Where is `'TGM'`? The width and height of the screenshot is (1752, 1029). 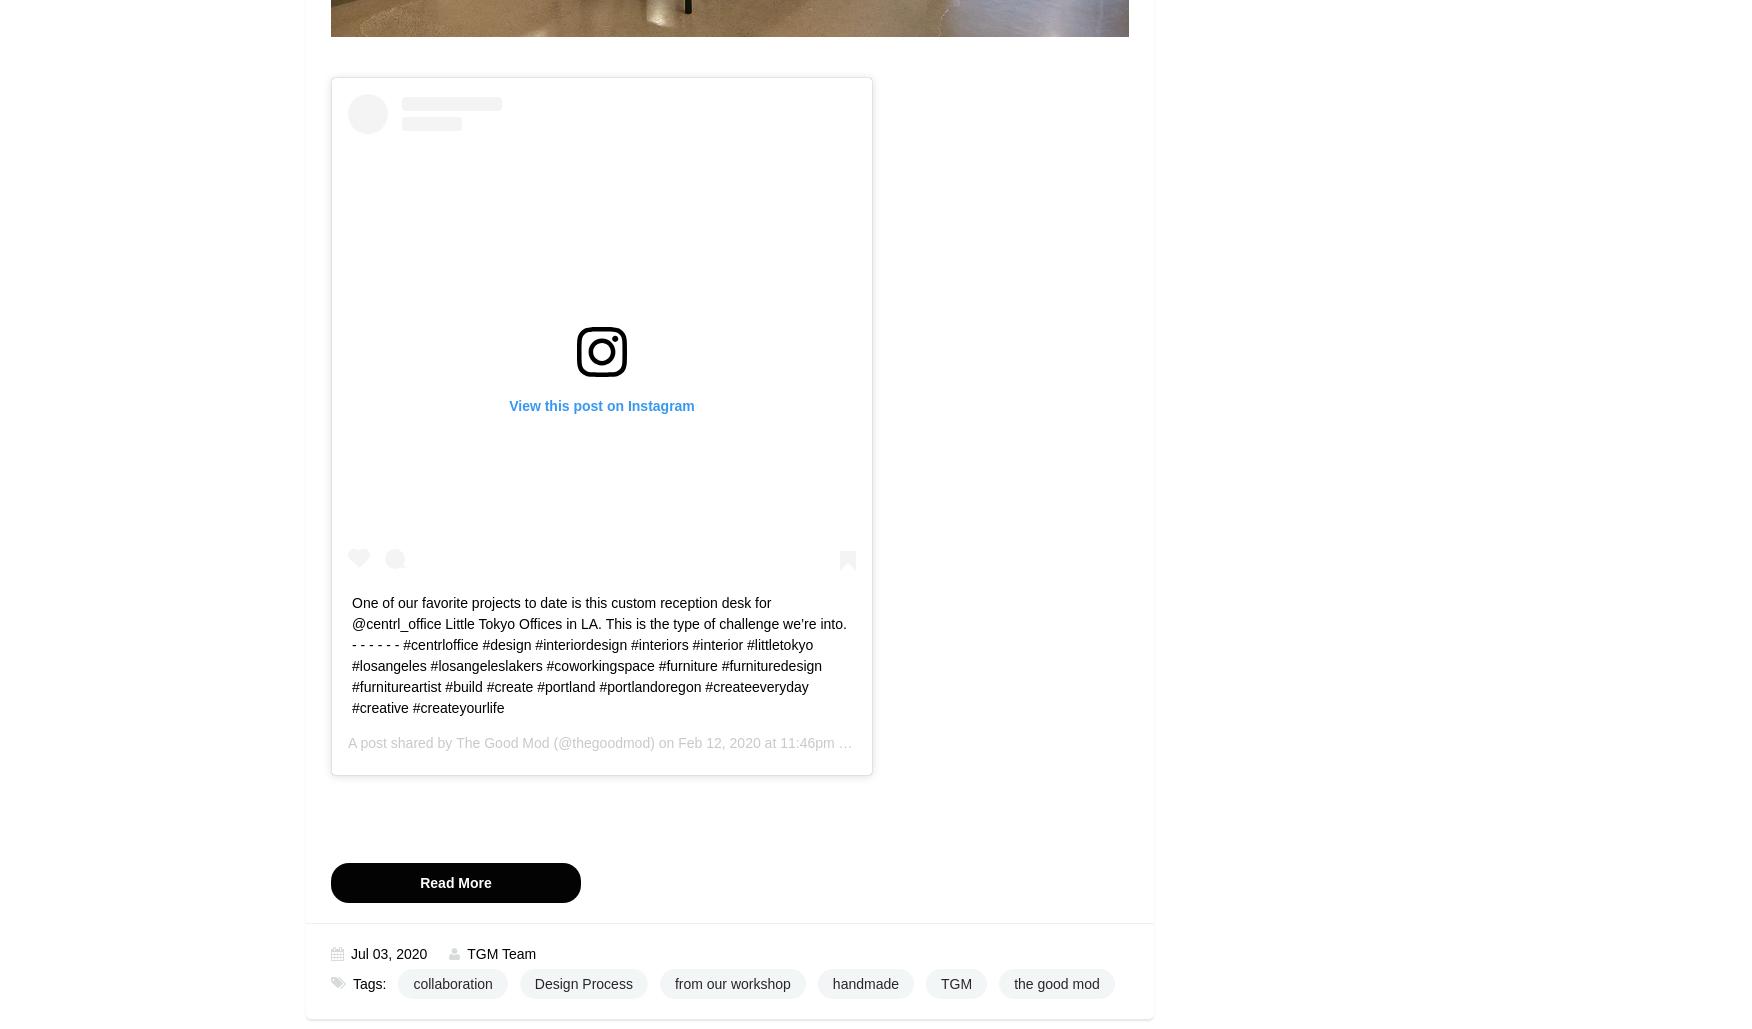
'TGM' is located at coordinates (940, 983).